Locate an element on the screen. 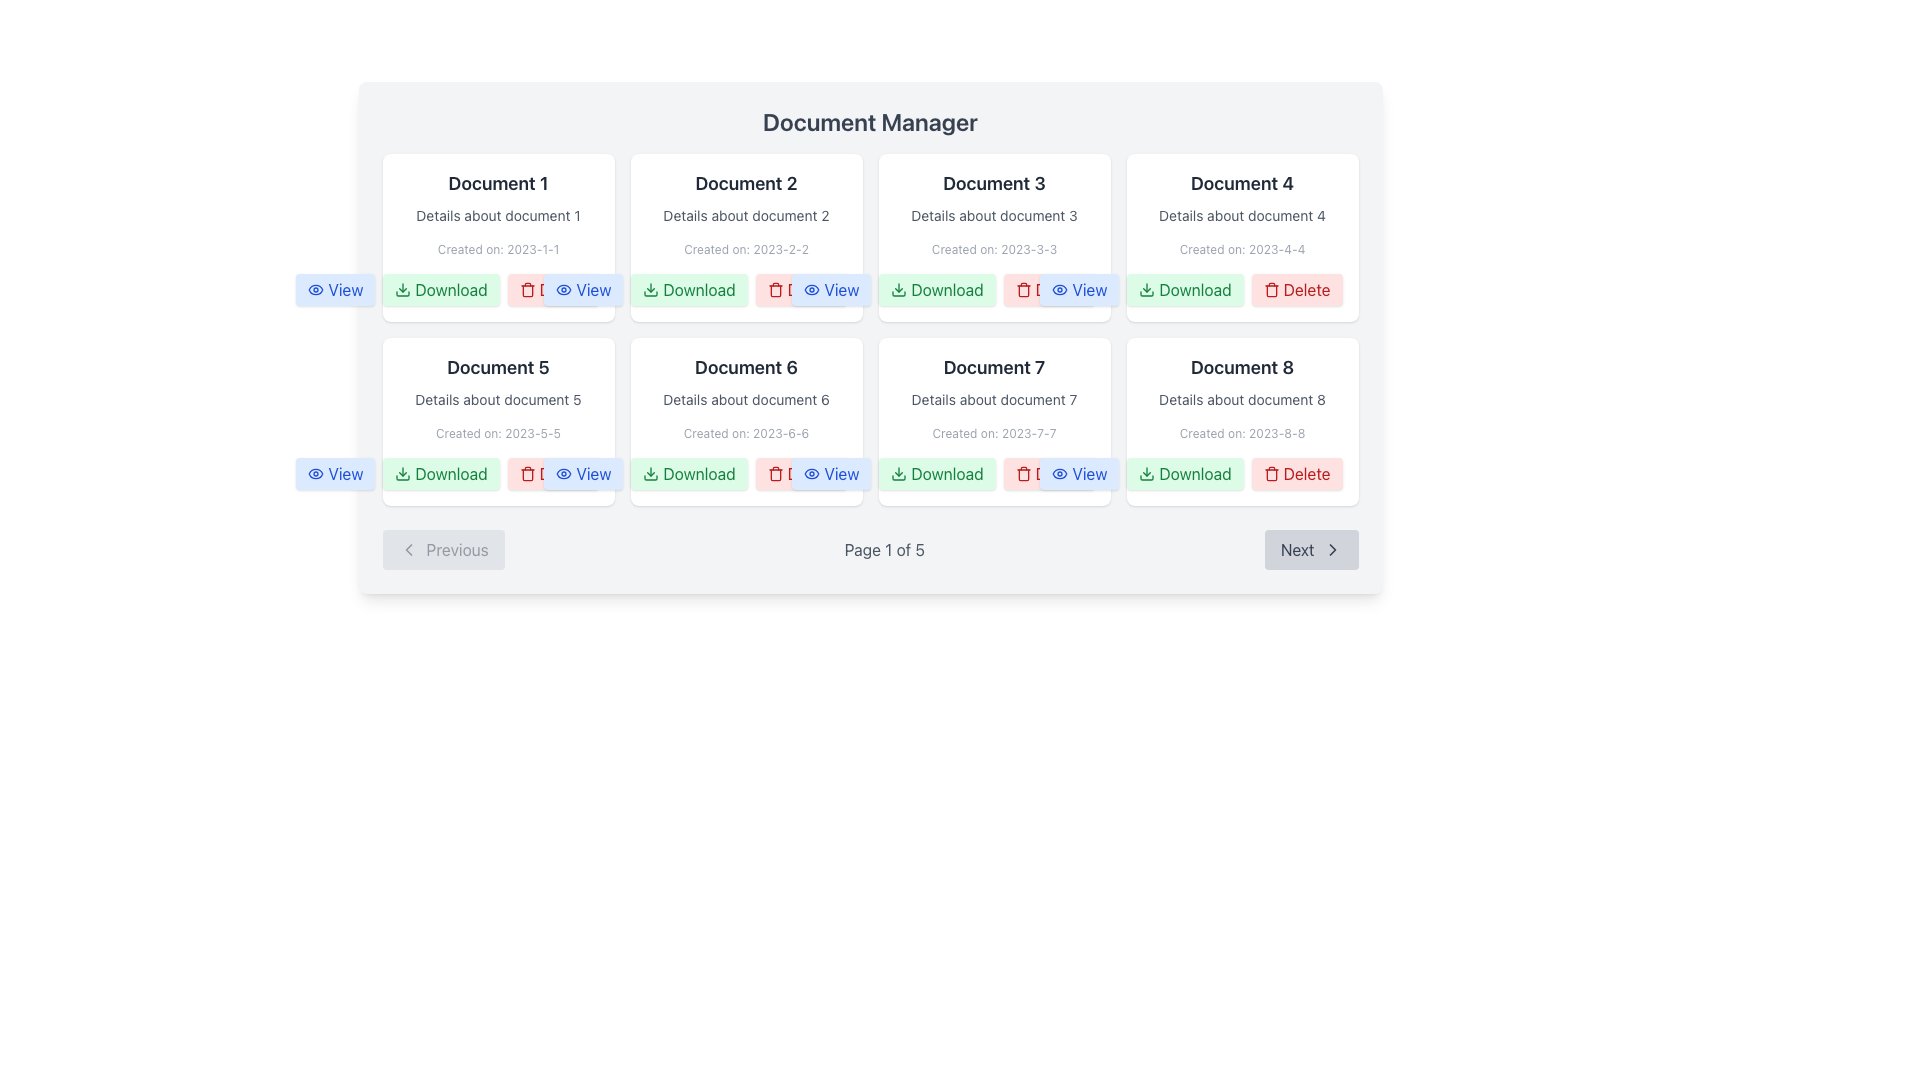 The image size is (1920, 1080). the text label 'Document 8' which serves as the title for the document in the Document Manager's grid layout is located at coordinates (1241, 367).